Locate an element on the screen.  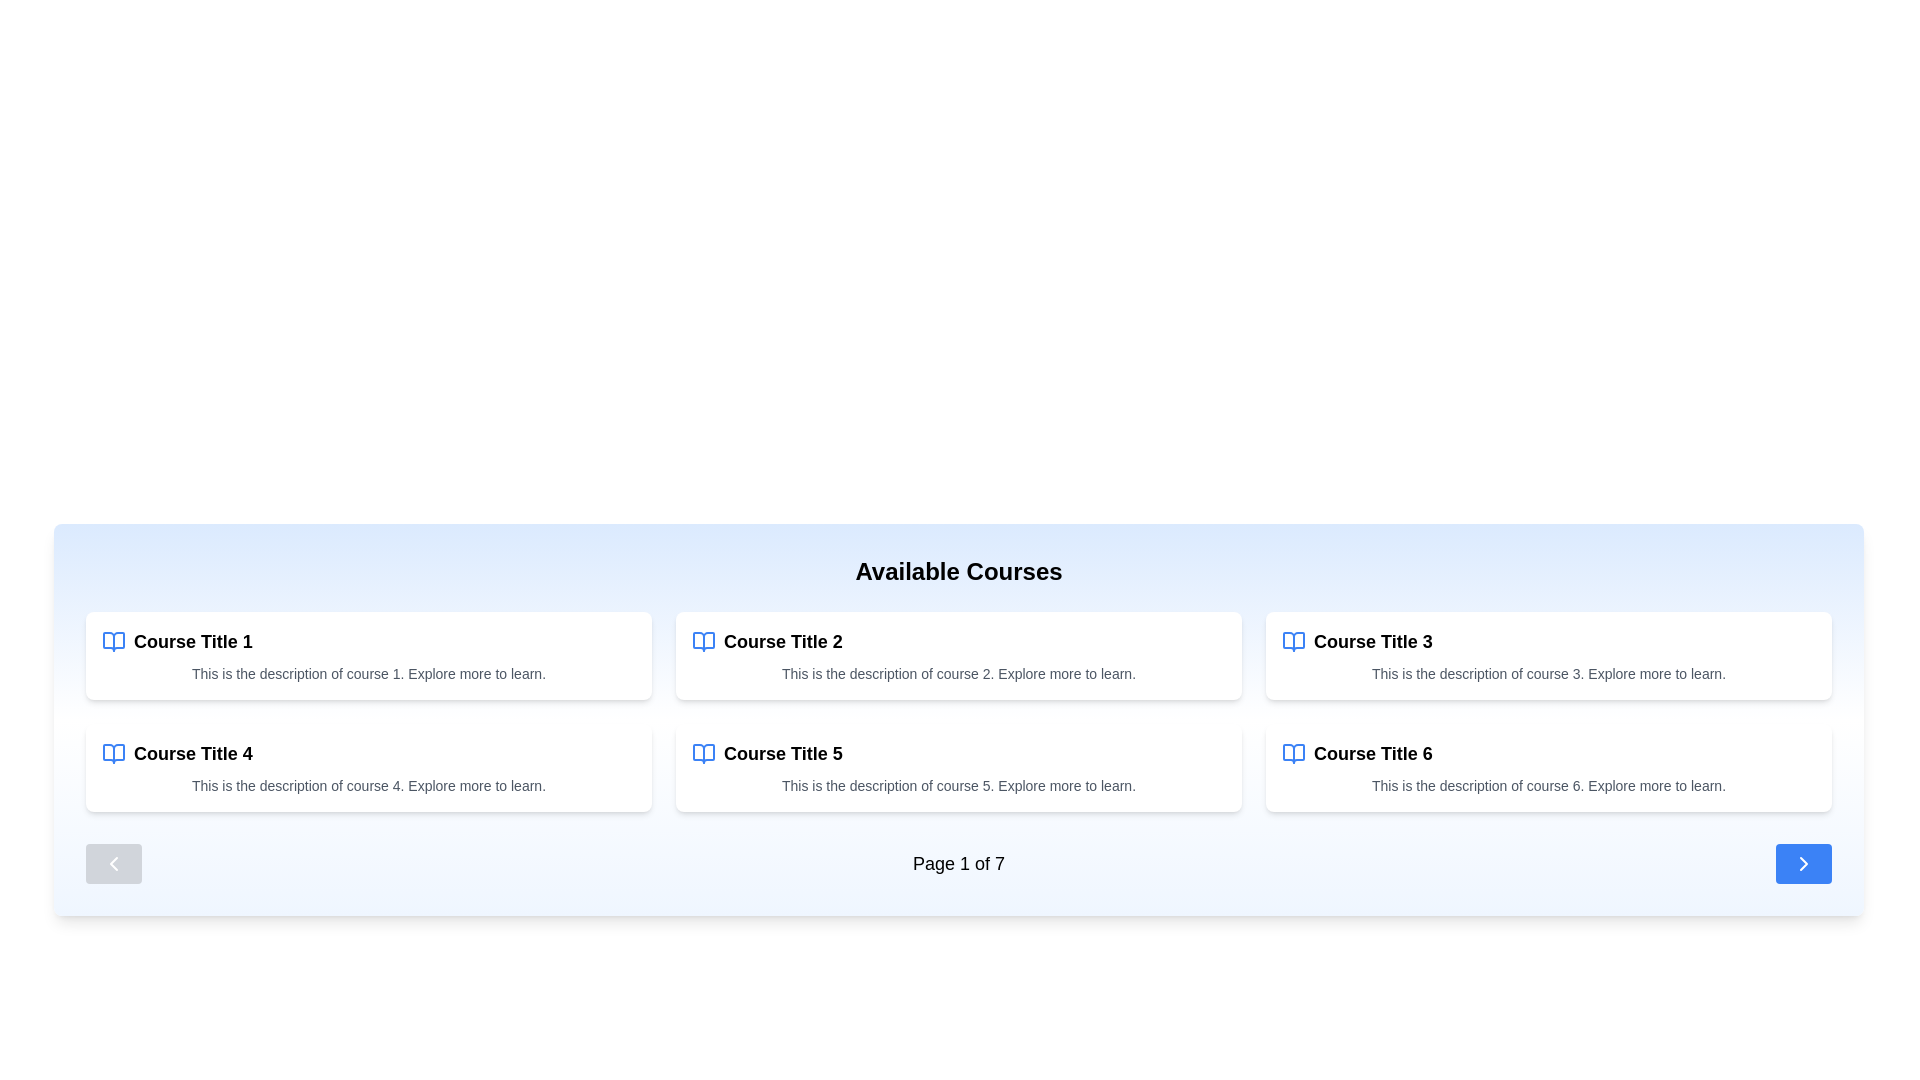
the blue open book icon located to the left of the 'Course Title 6' text in the course card positioned in the second row, third column of the course listing interface is located at coordinates (1294, 753).